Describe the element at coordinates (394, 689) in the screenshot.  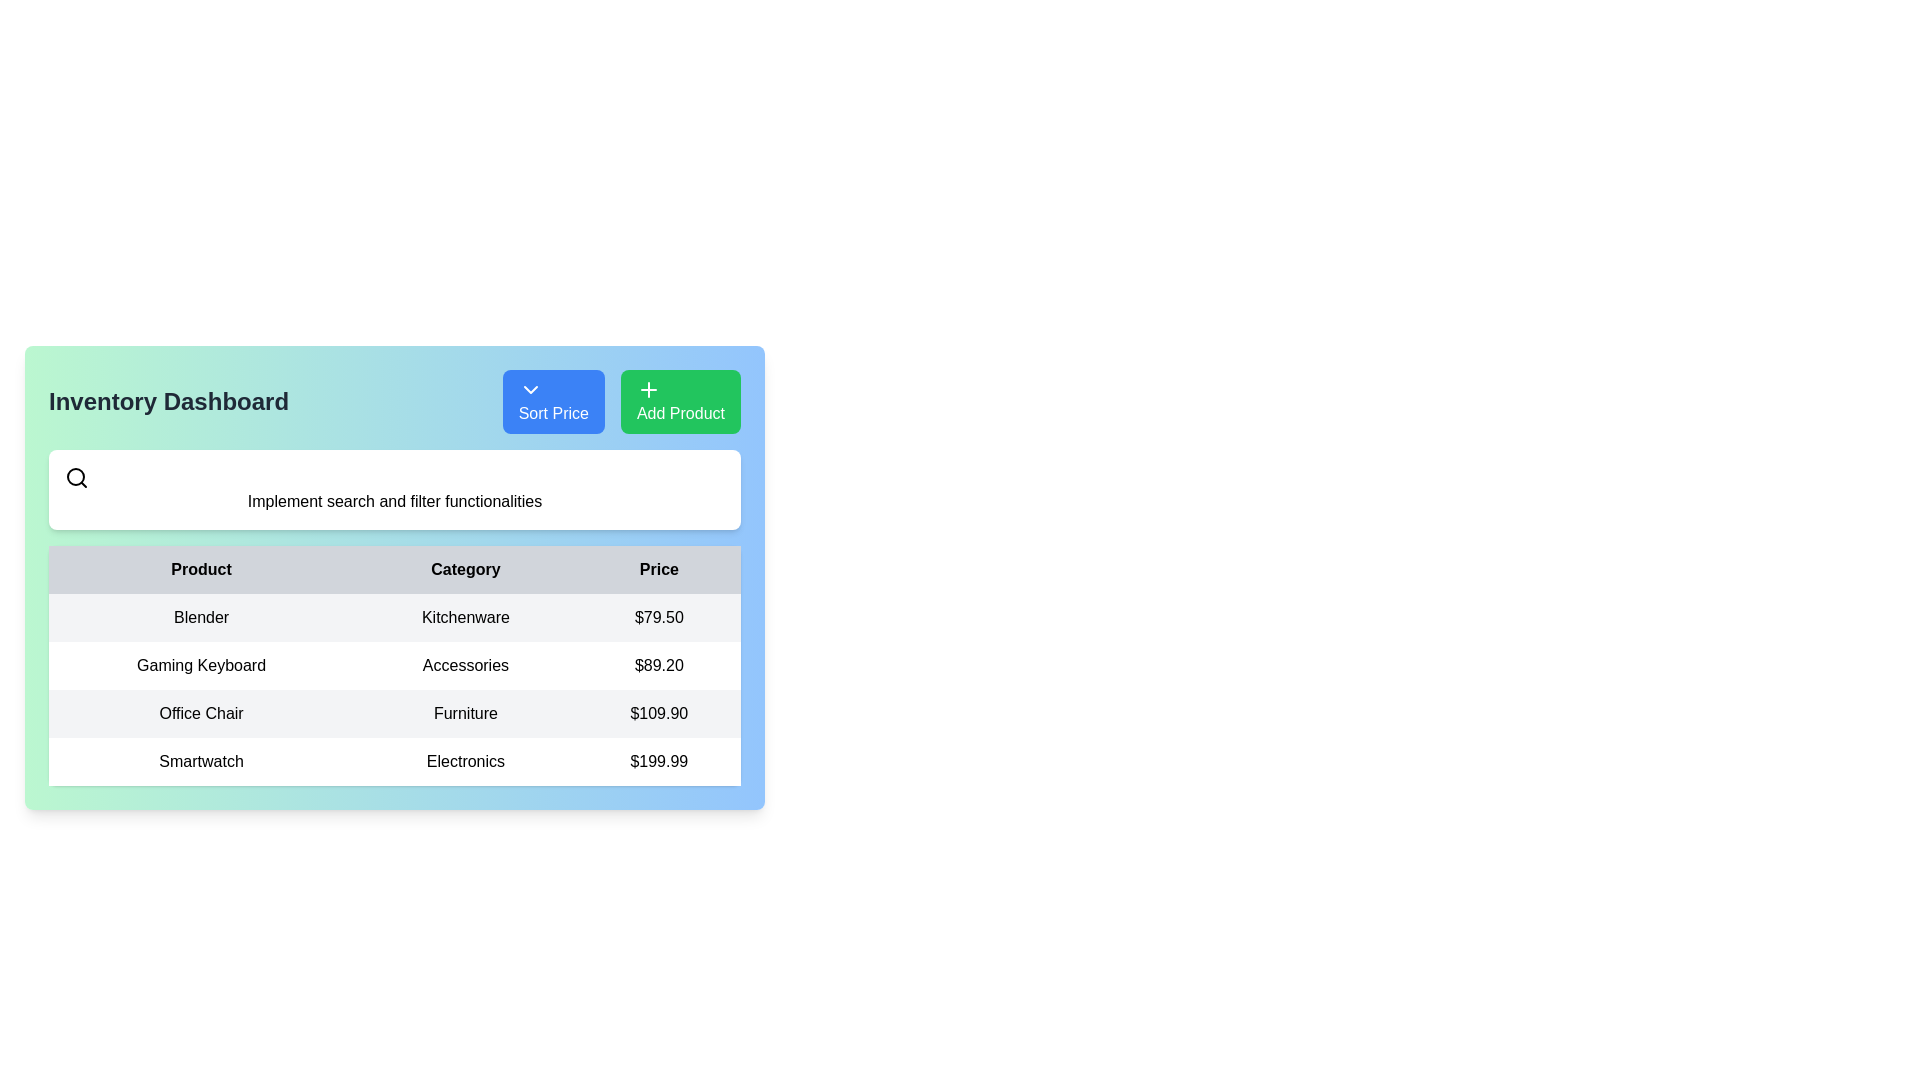
I see `the second row in the product table that contains details about the Gaming Keyboard` at that location.